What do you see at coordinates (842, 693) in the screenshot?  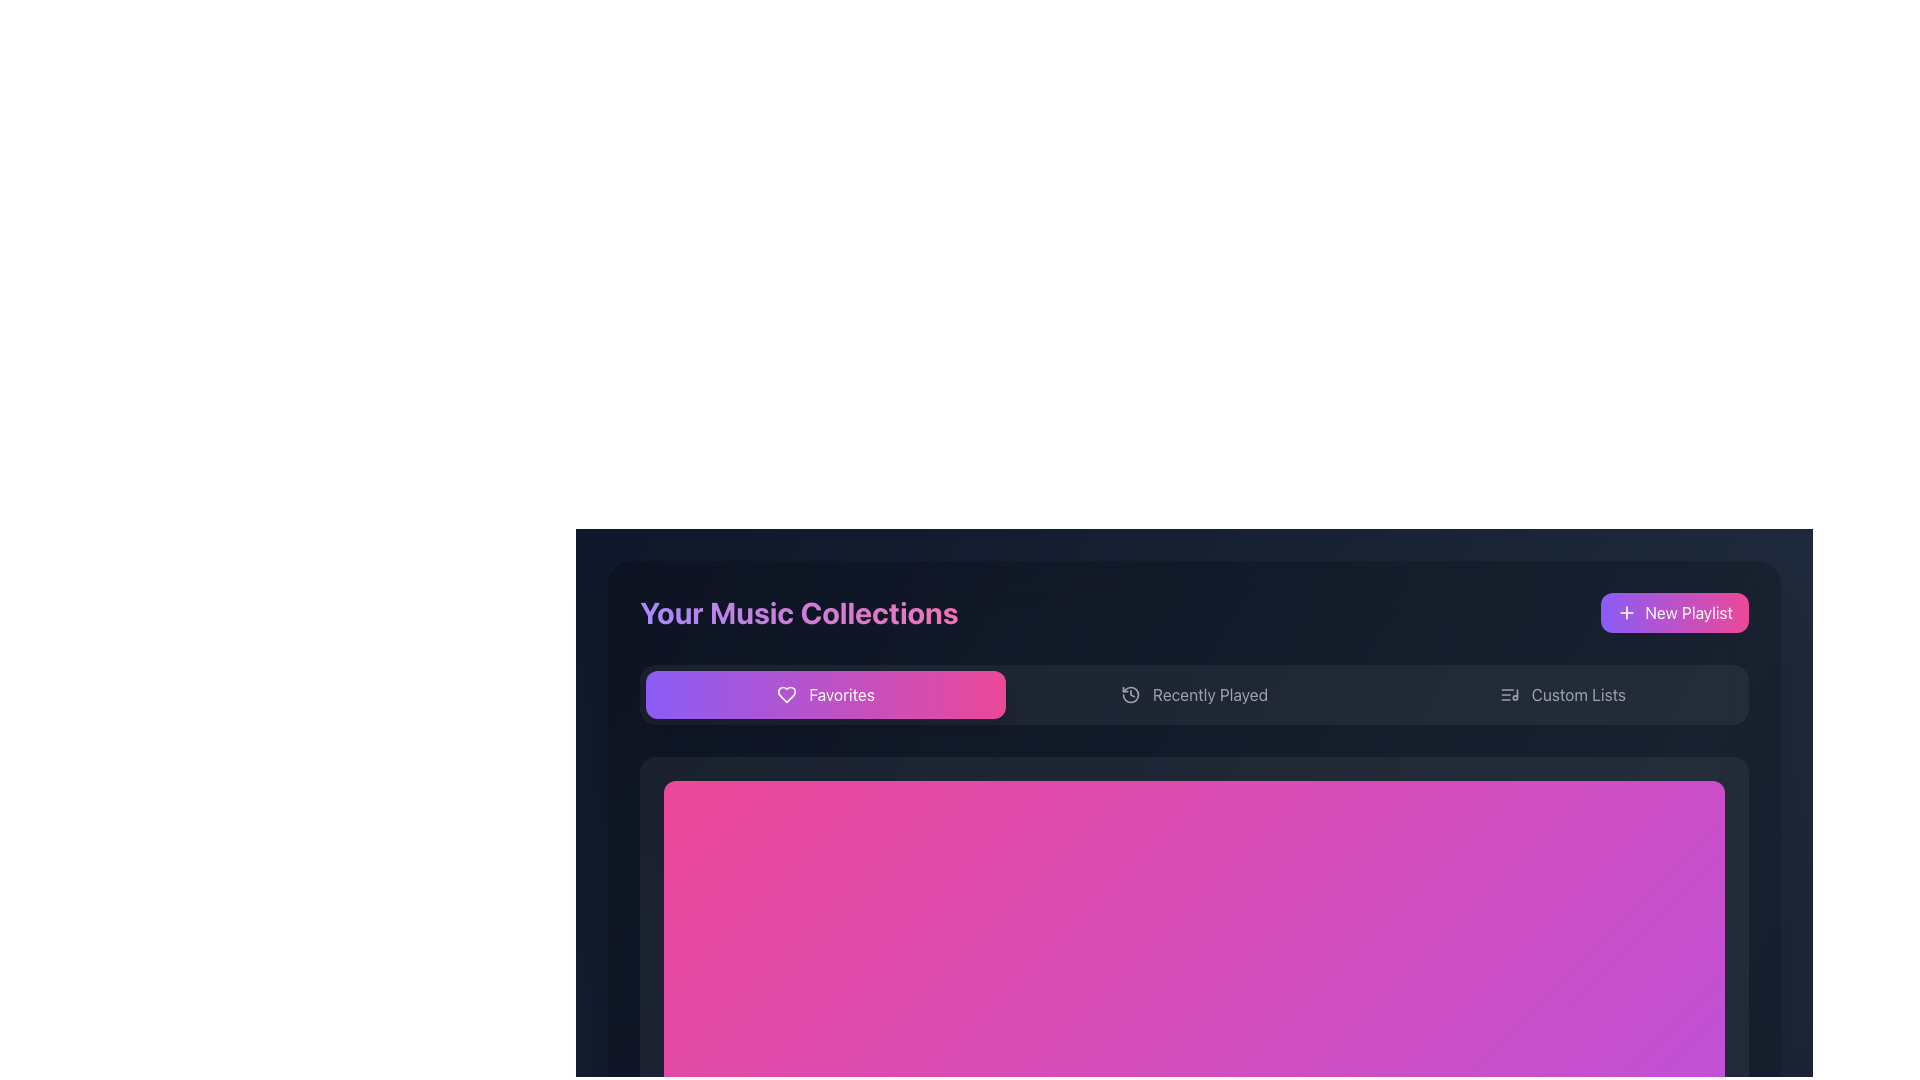 I see `the 'Favorites' text label within the button` at bounding box center [842, 693].